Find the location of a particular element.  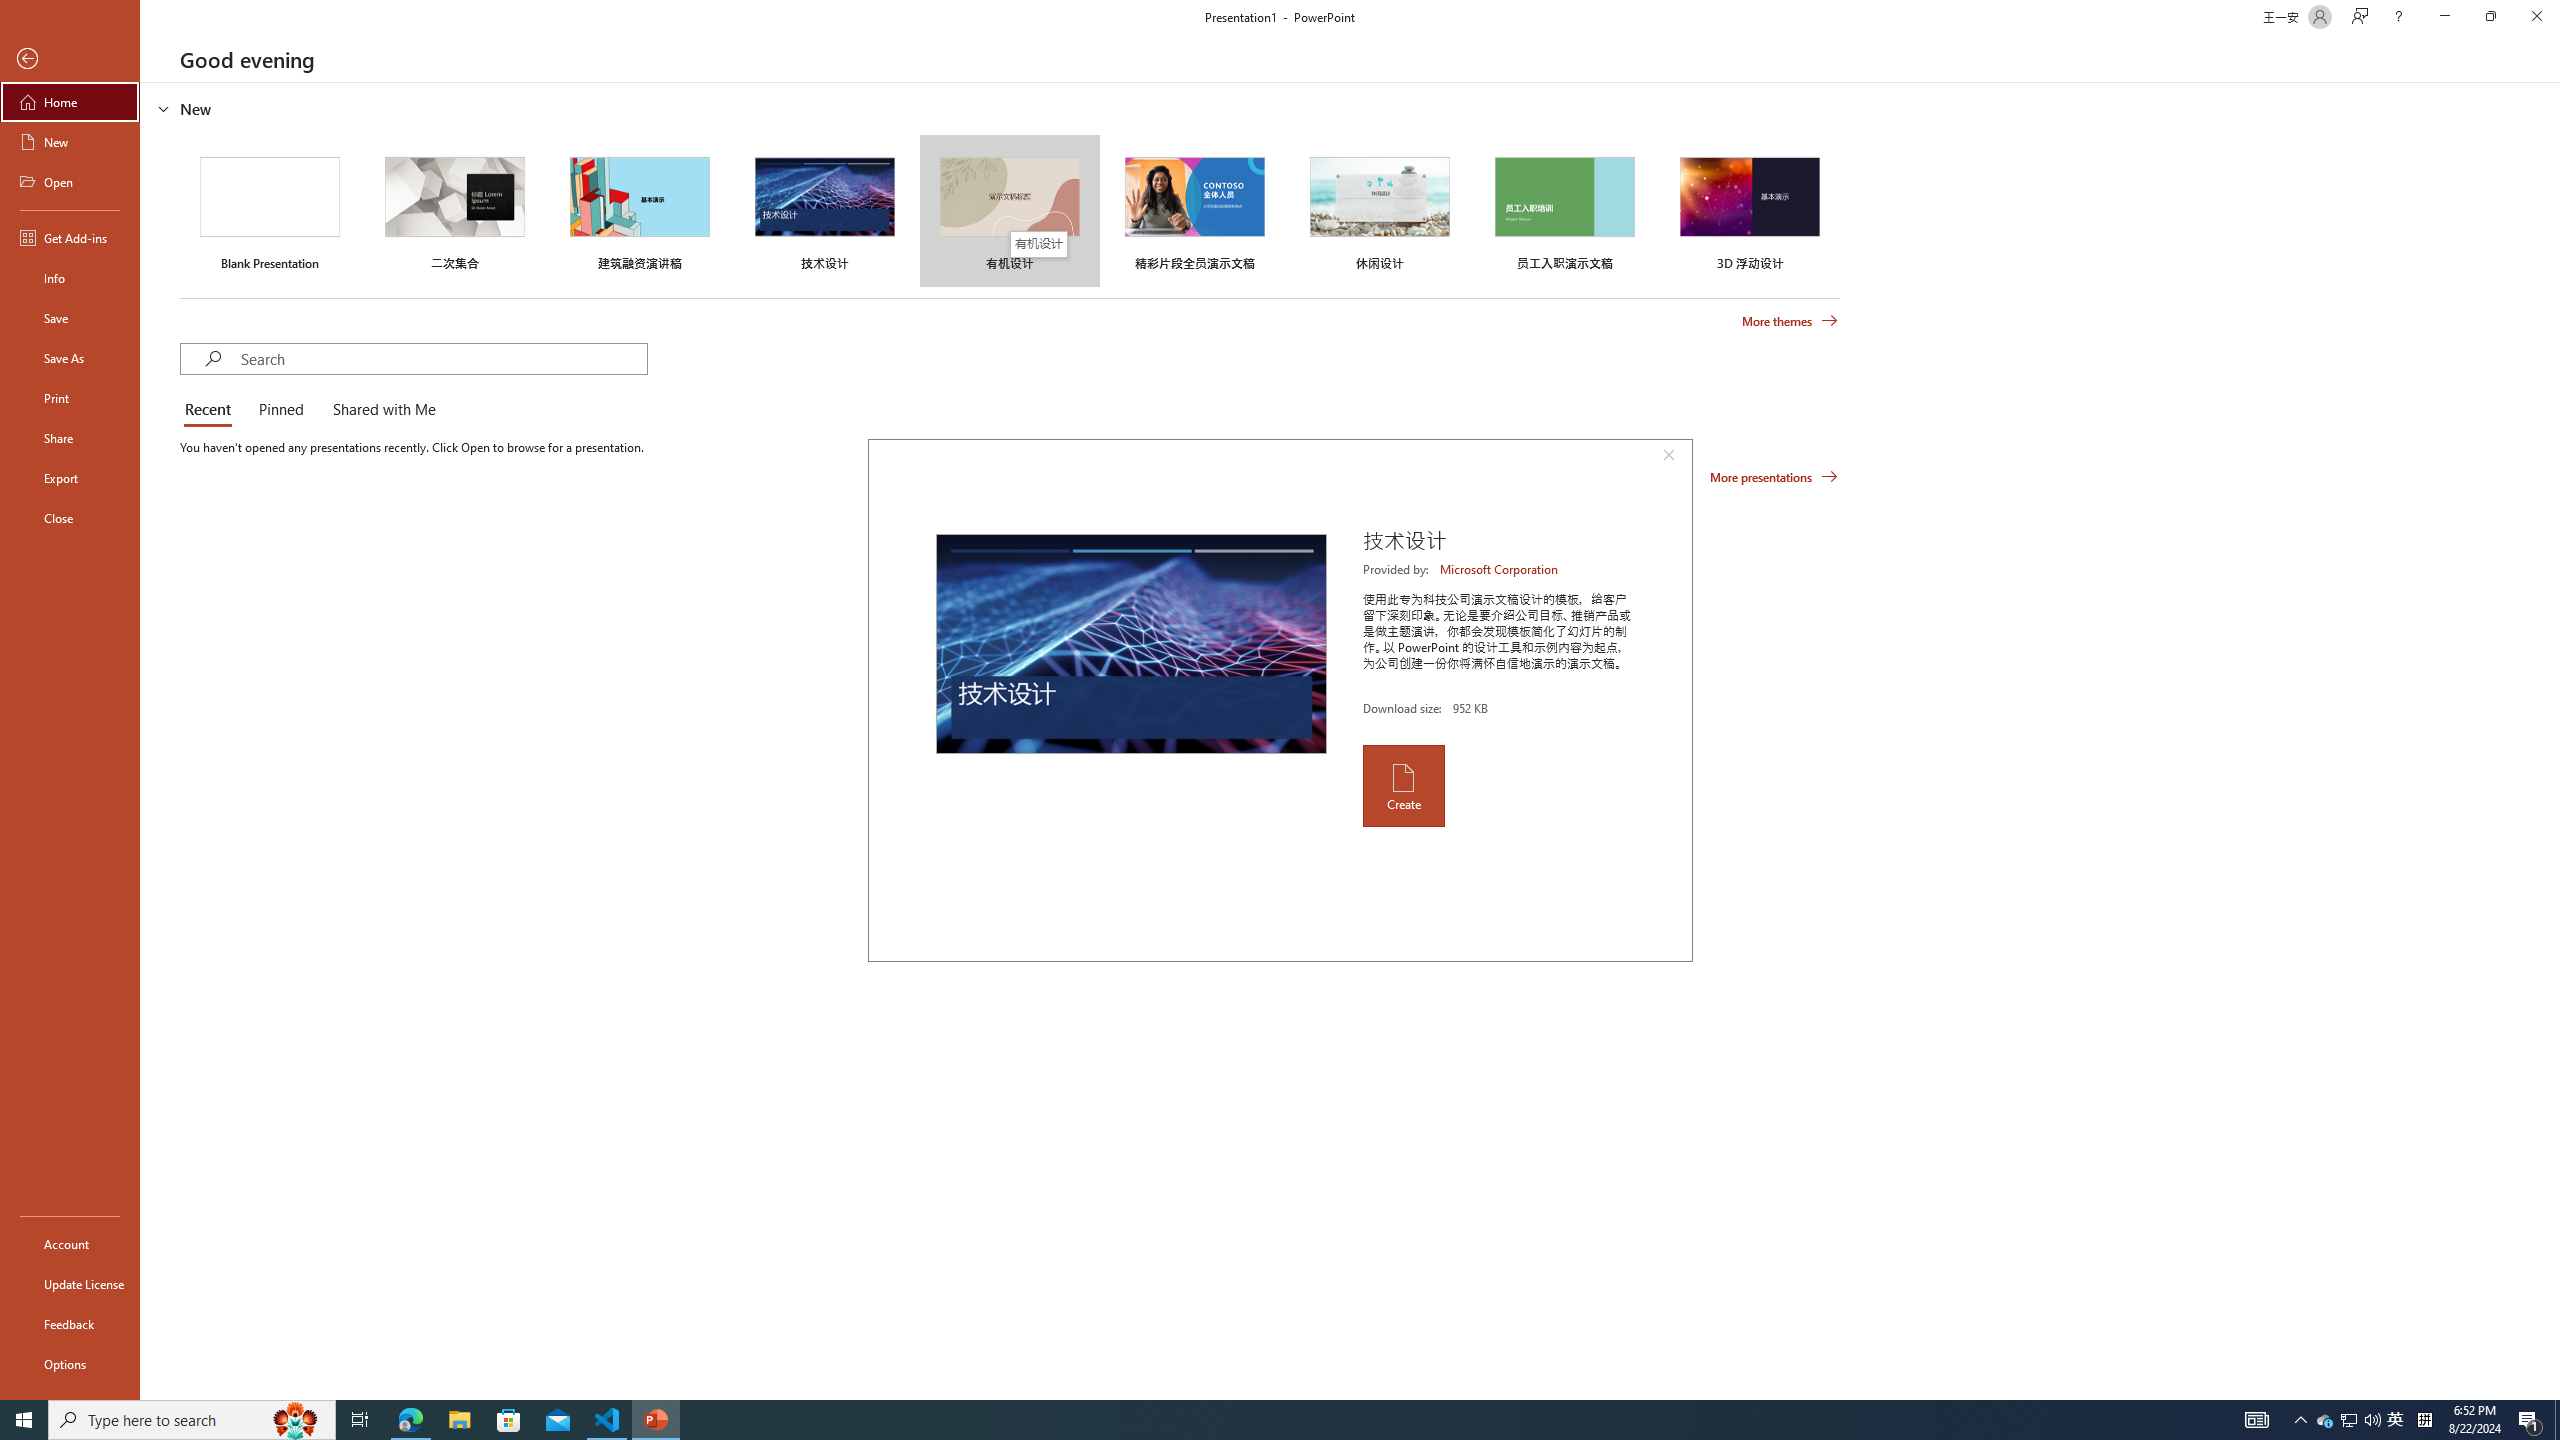

'Print' is located at coordinates (69, 397).